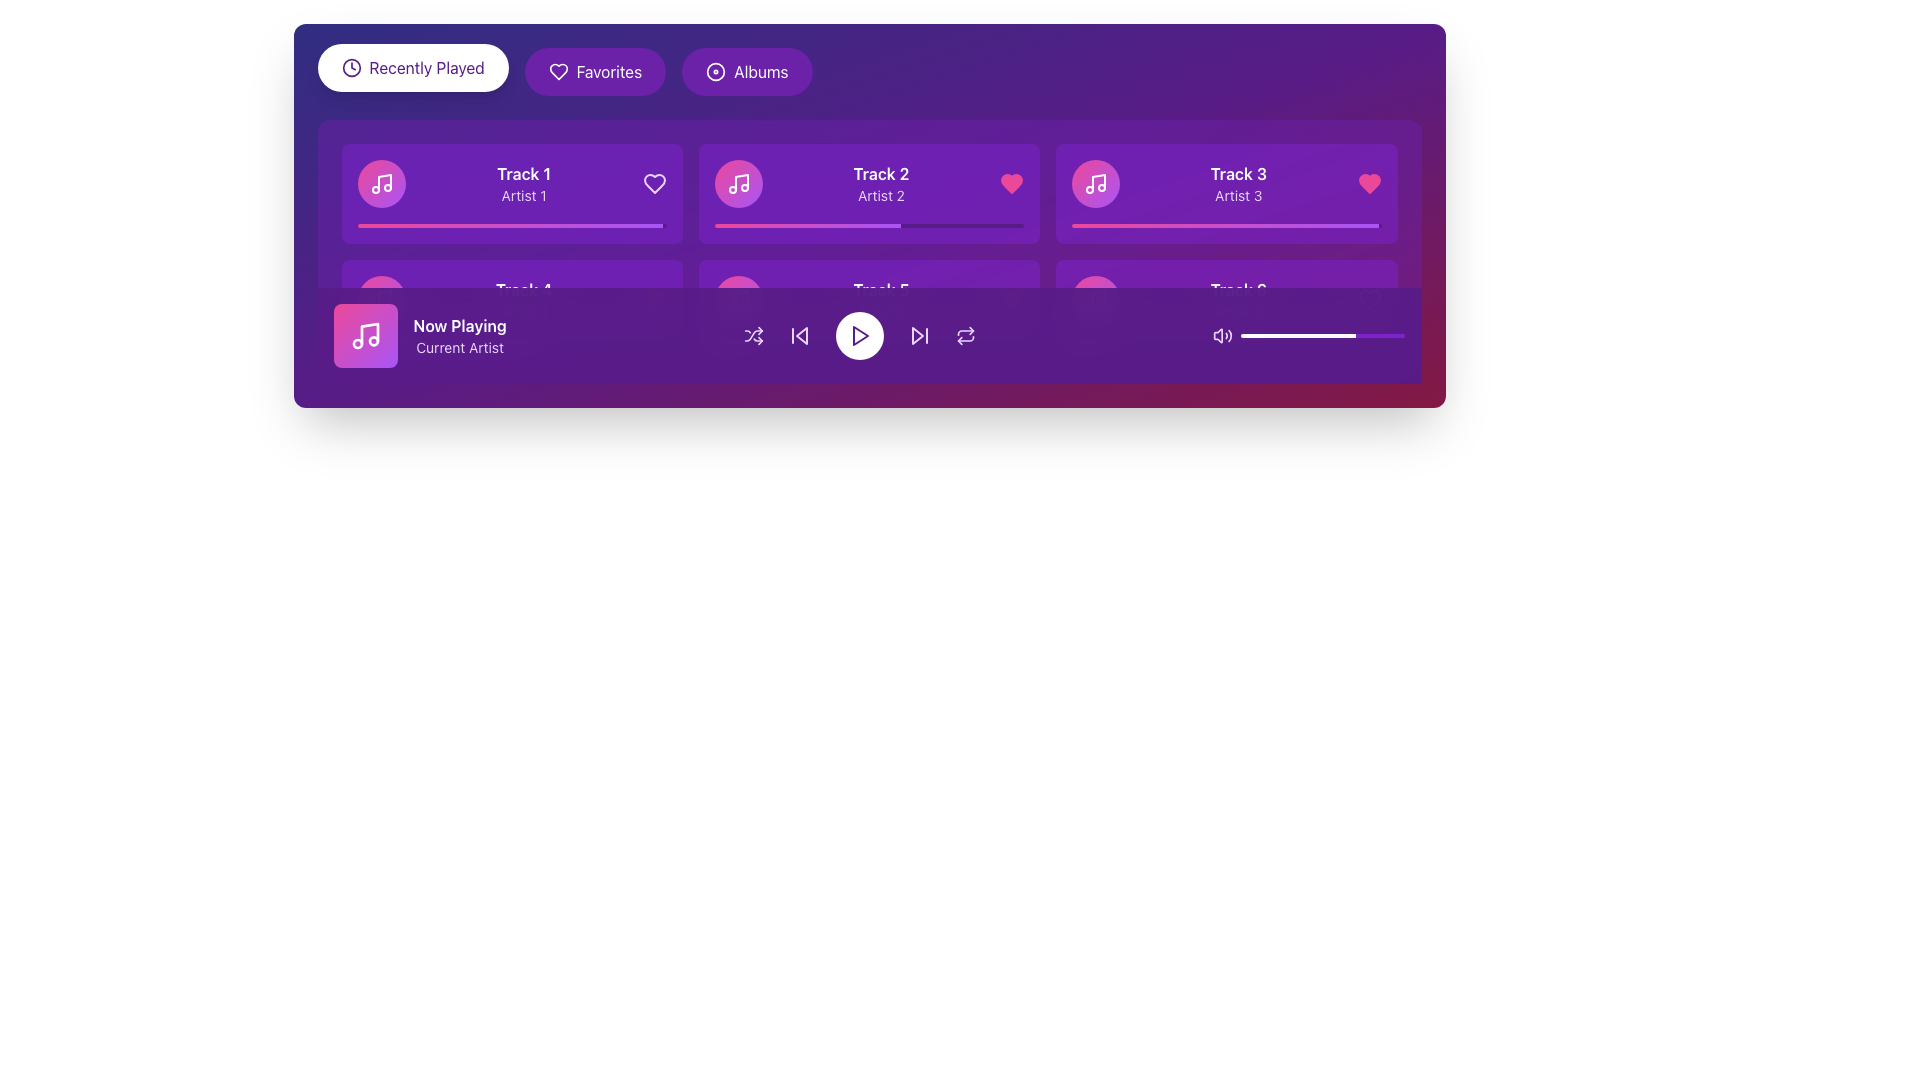 The width and height of the screenshot is (1920, 1080). Describe the element at coordinates (608, 71) in the screenshot. I see `the 'Favorites' text label within the rounded button in the top navigation bar for accessibility navigation` at that location.